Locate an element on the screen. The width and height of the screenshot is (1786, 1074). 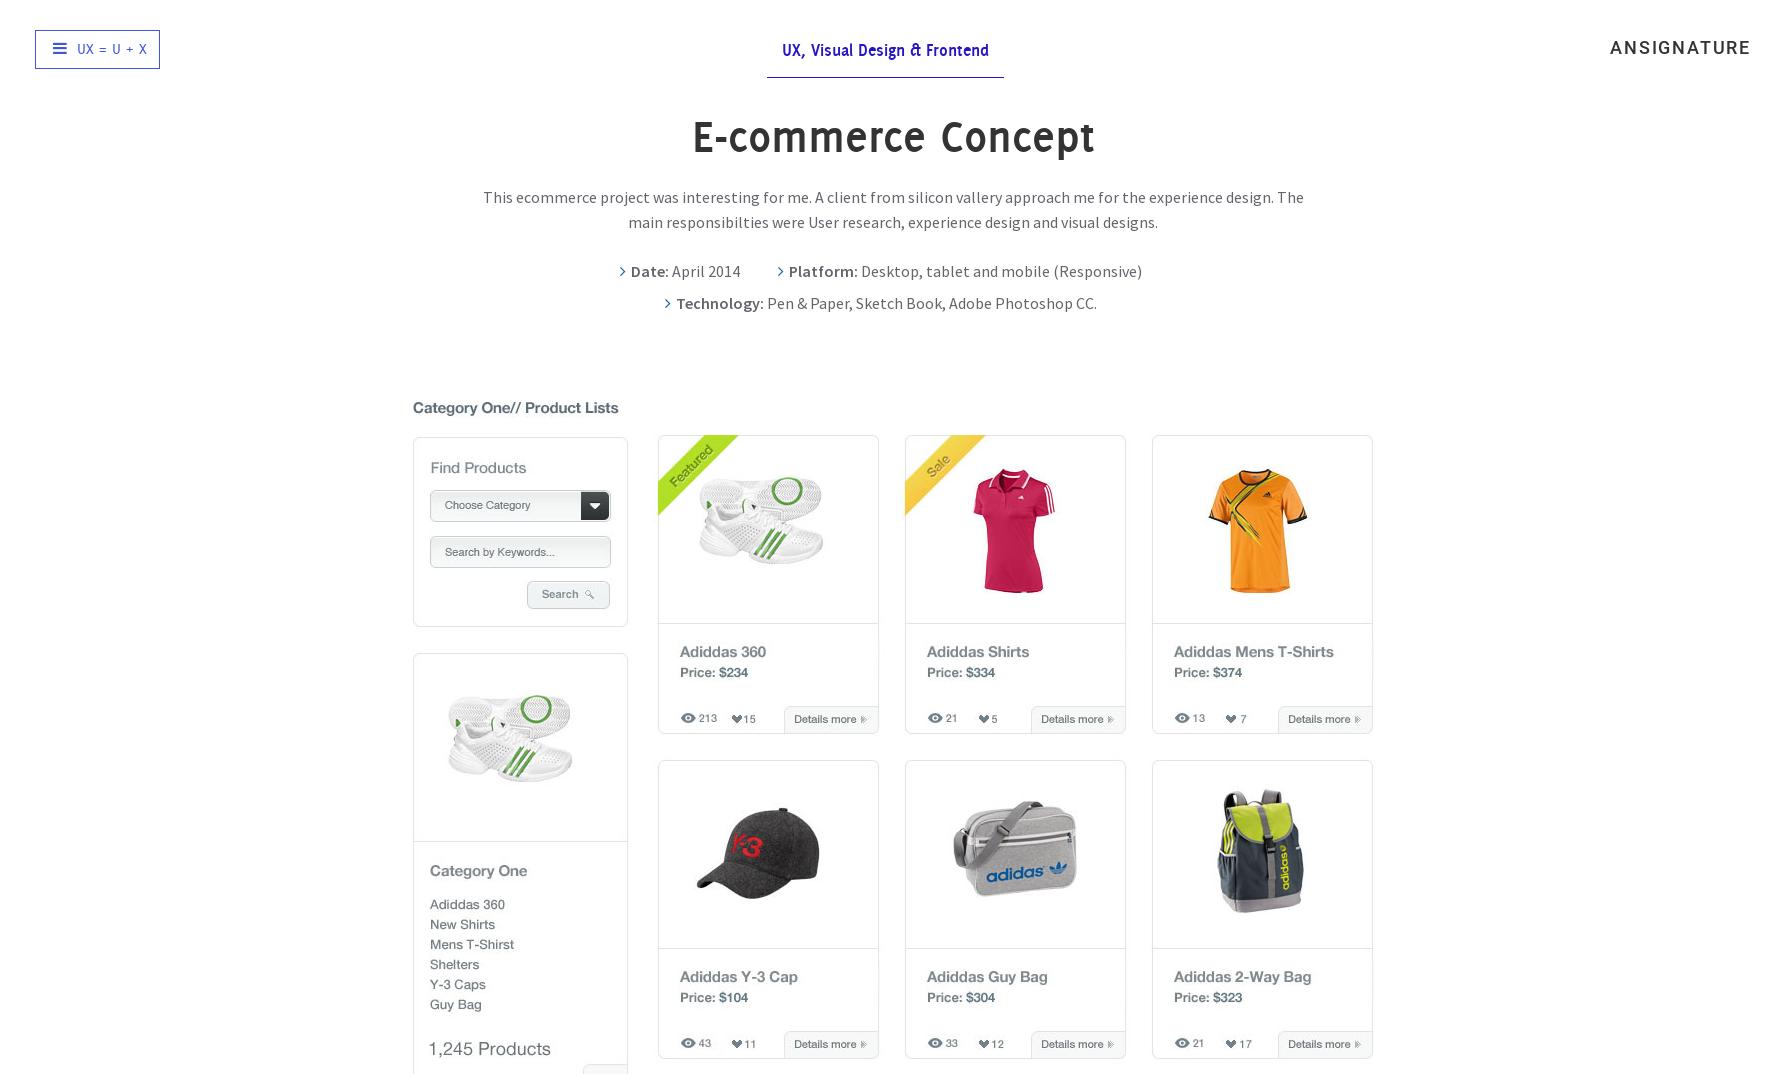
'E-commerce Concept' is located at coordinates (891, 134).